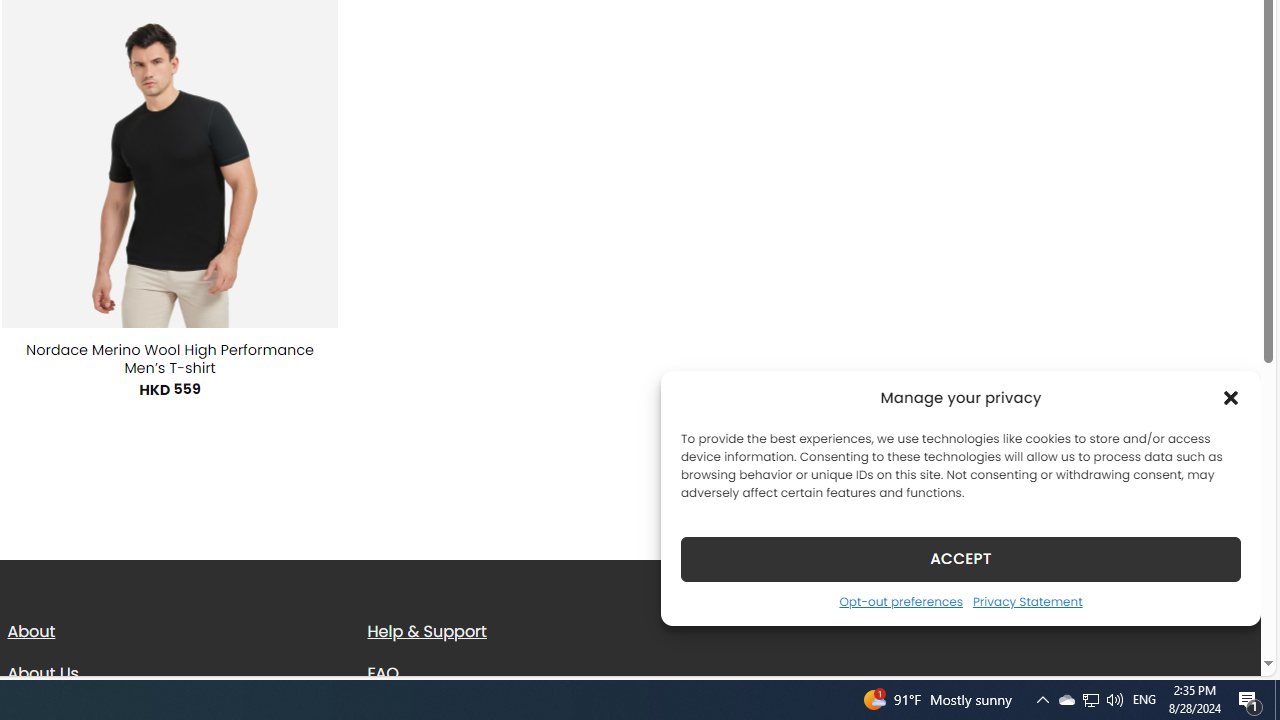  I want to click on 'Privacy Statement', so click(1027, 600).